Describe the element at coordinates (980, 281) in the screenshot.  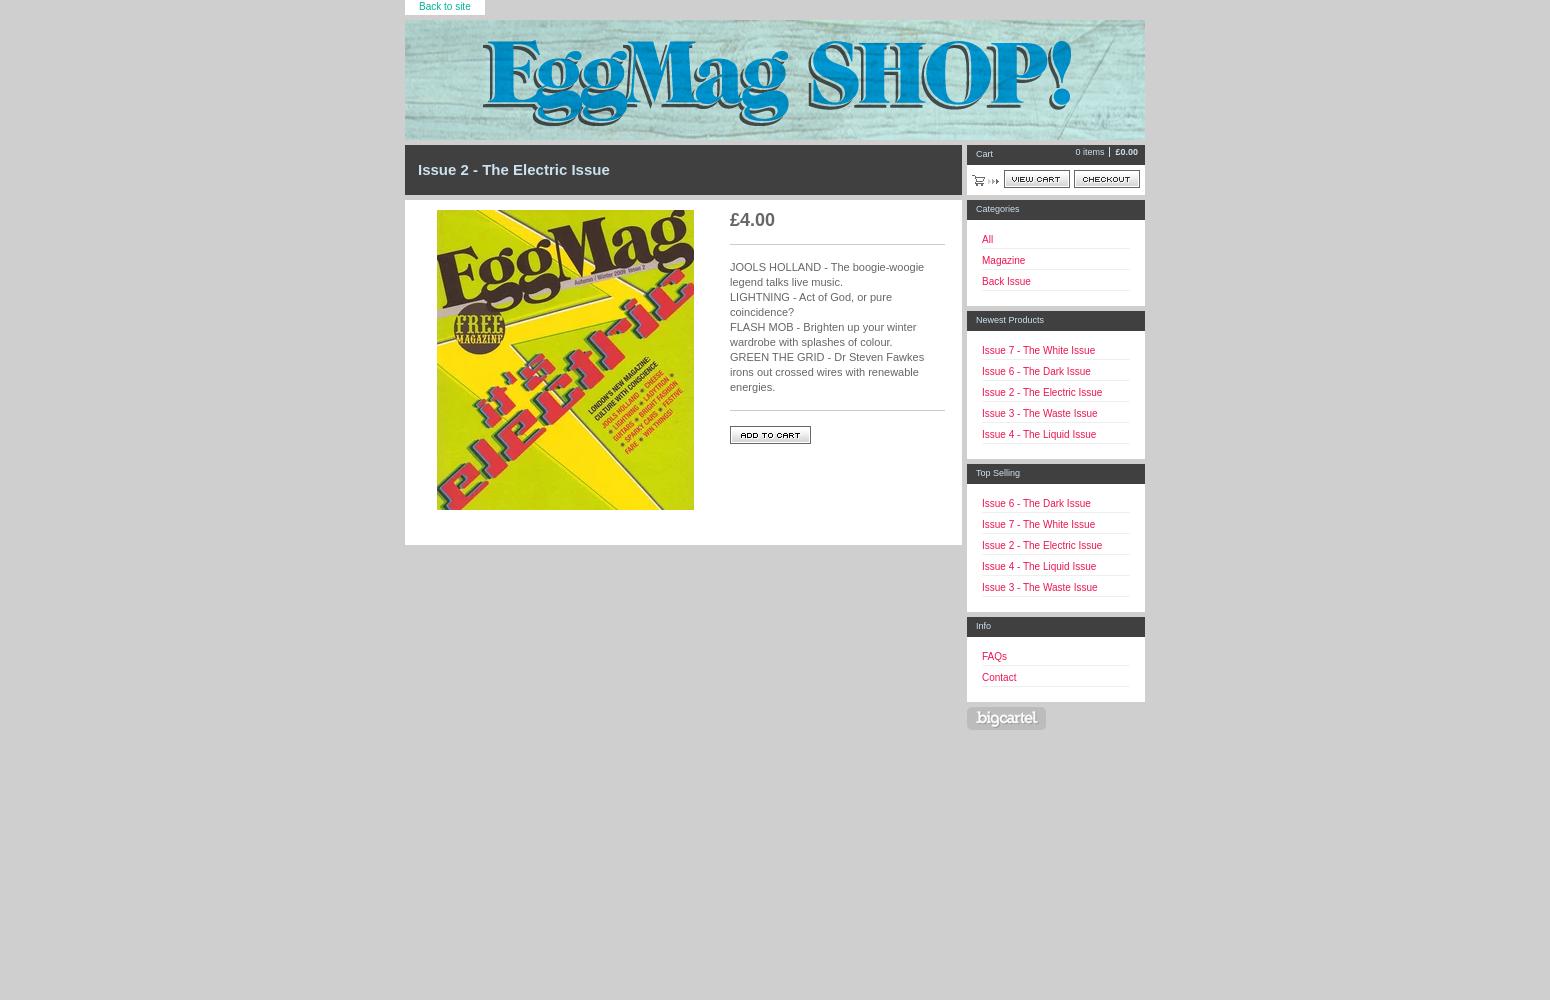
I see `'Back Issue'` at that location.